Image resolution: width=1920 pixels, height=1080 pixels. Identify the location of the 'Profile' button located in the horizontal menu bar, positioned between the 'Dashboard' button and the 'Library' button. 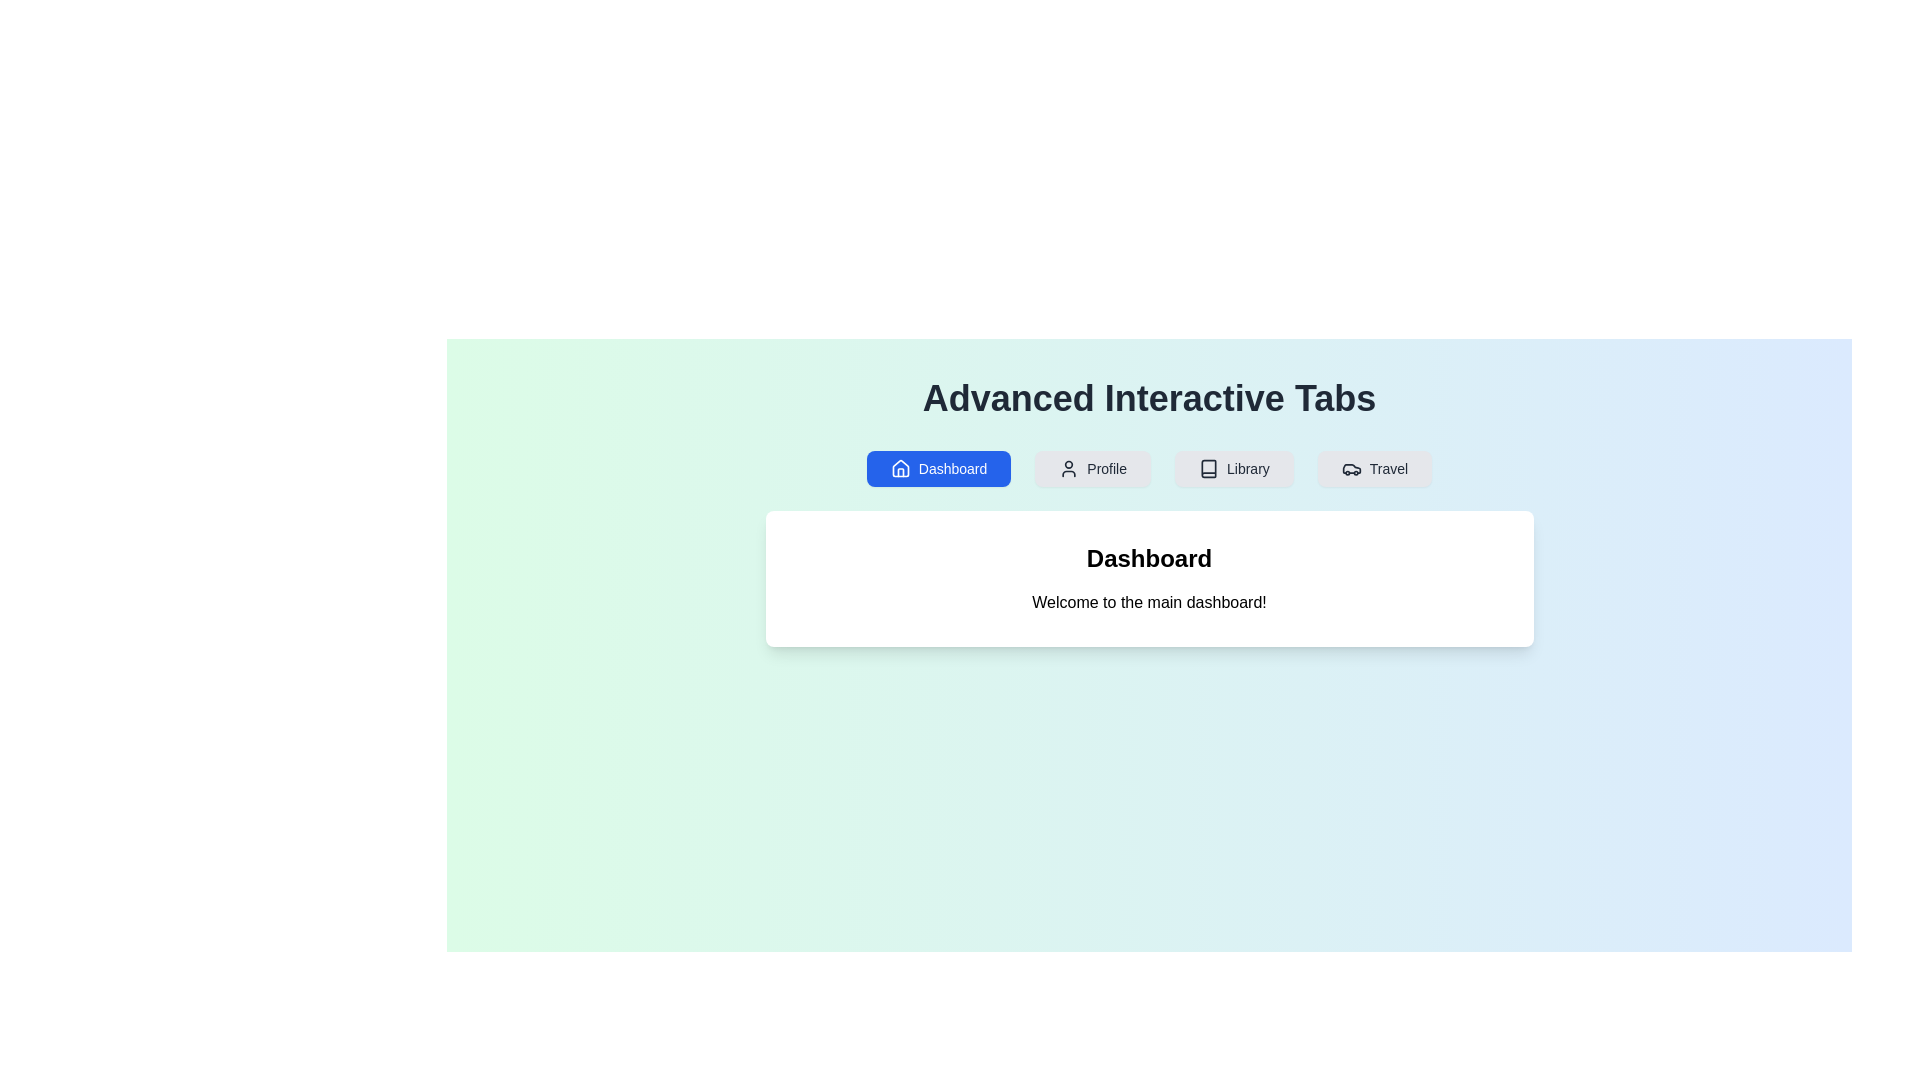
(1092, 469).